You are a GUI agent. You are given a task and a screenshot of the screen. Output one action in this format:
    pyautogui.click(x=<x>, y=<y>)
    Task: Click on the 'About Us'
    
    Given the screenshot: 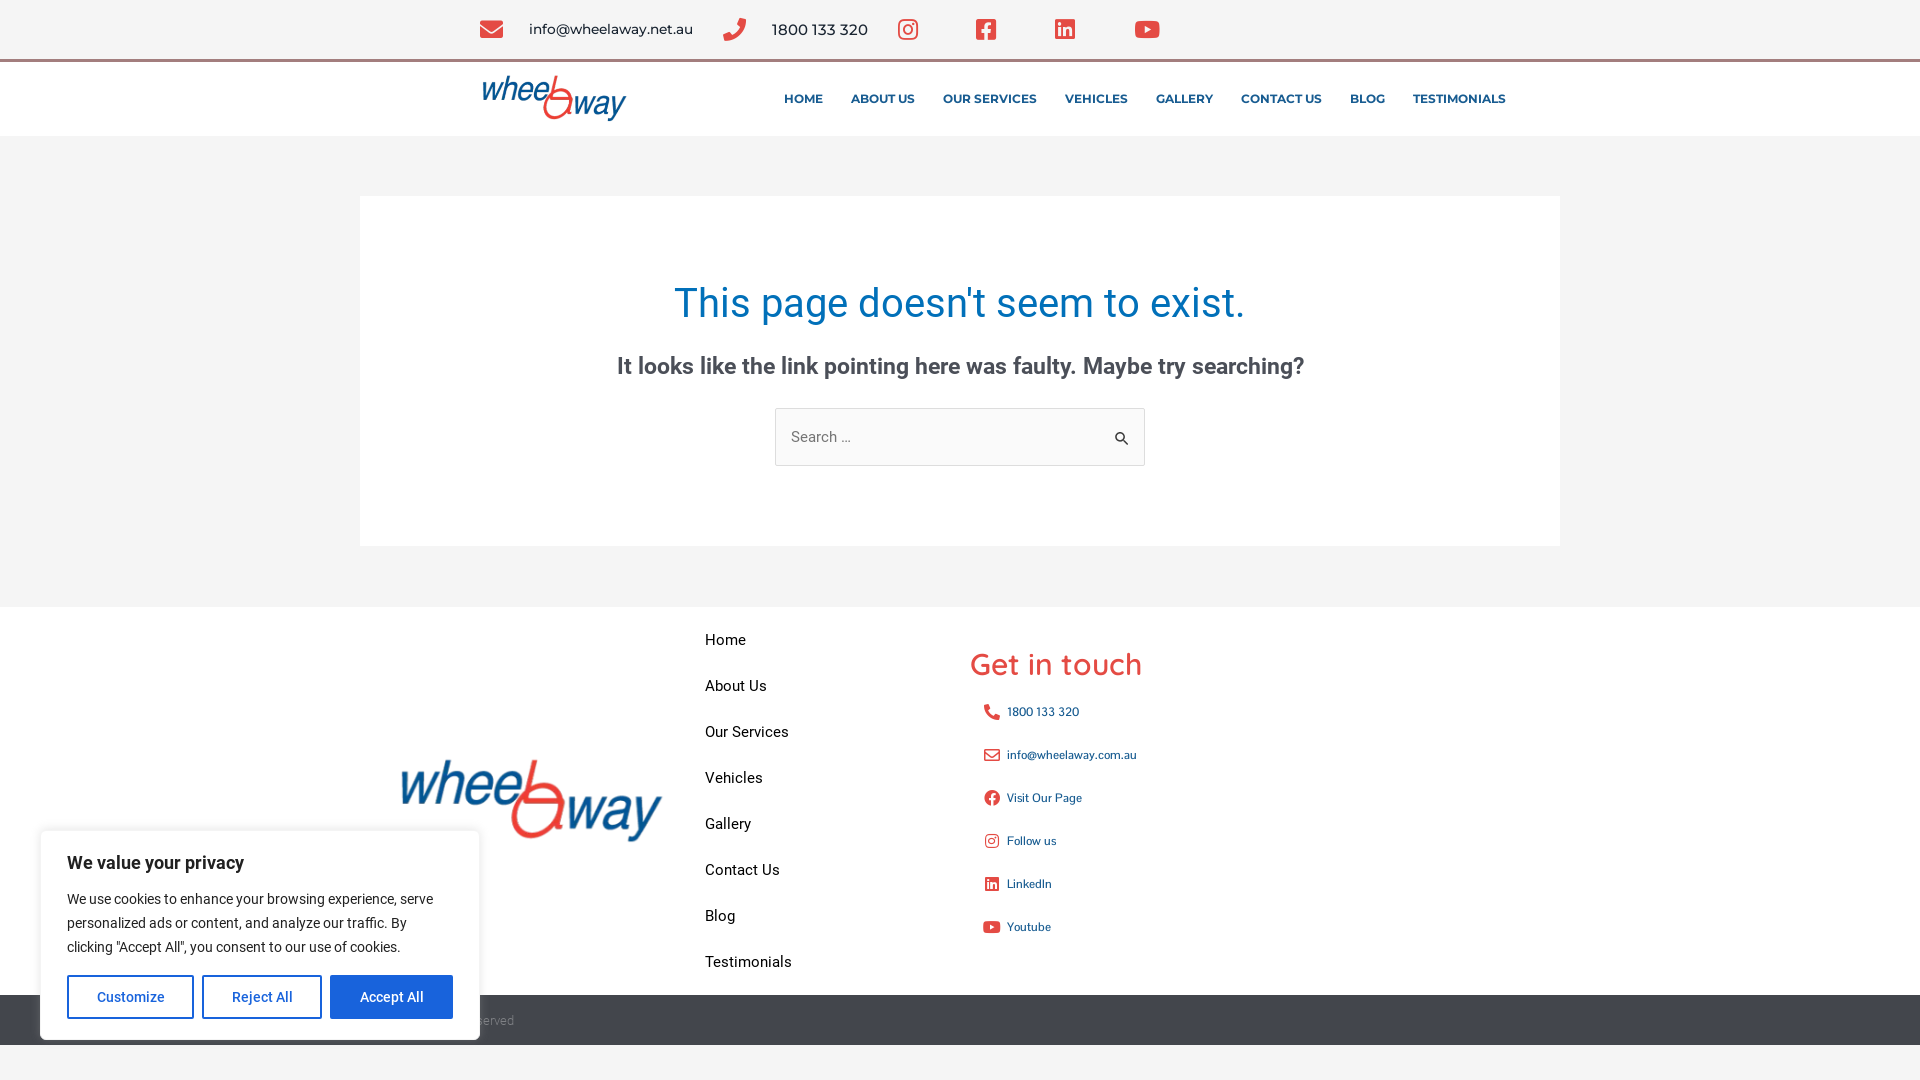 What is the action you would take?
    pyautogui.click(x=817, y=685)
    